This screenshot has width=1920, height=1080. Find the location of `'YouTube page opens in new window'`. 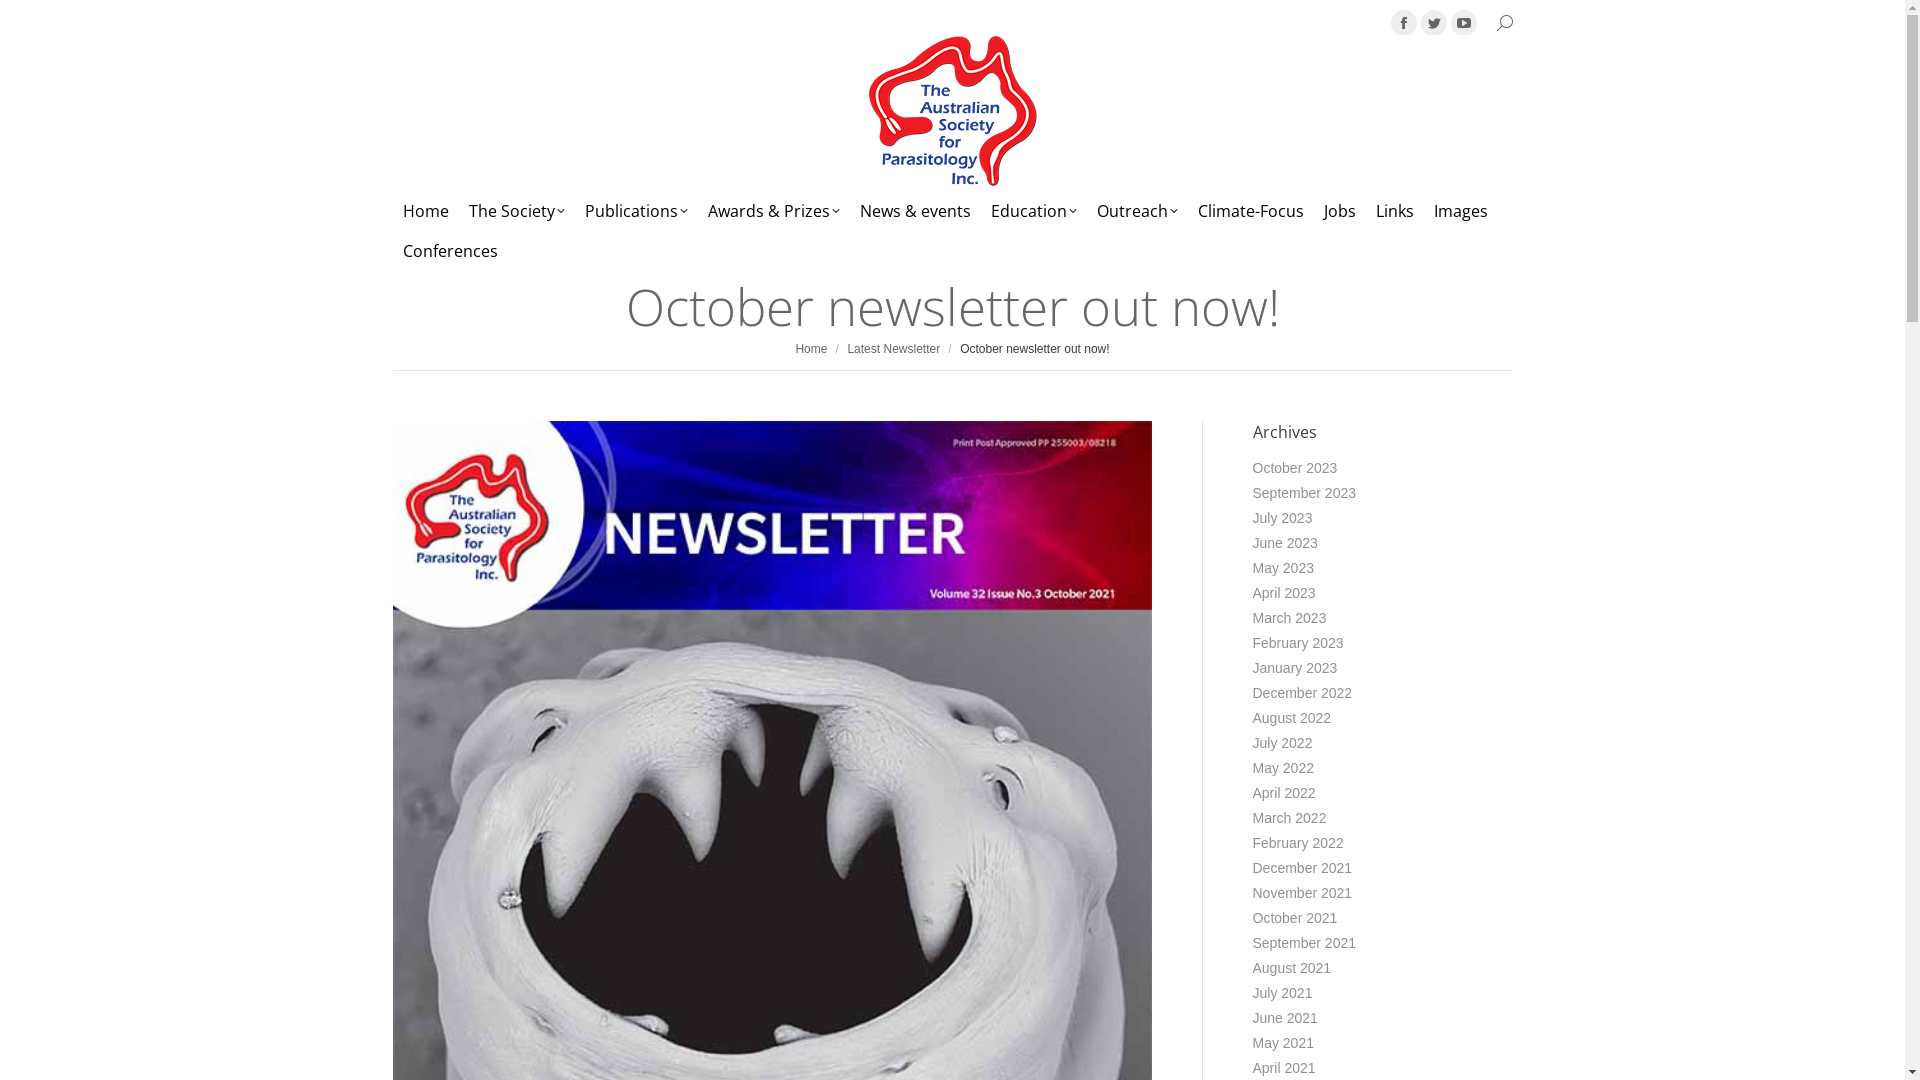

'YouTube page opens in new window' is located at coordinates (1463, 23).